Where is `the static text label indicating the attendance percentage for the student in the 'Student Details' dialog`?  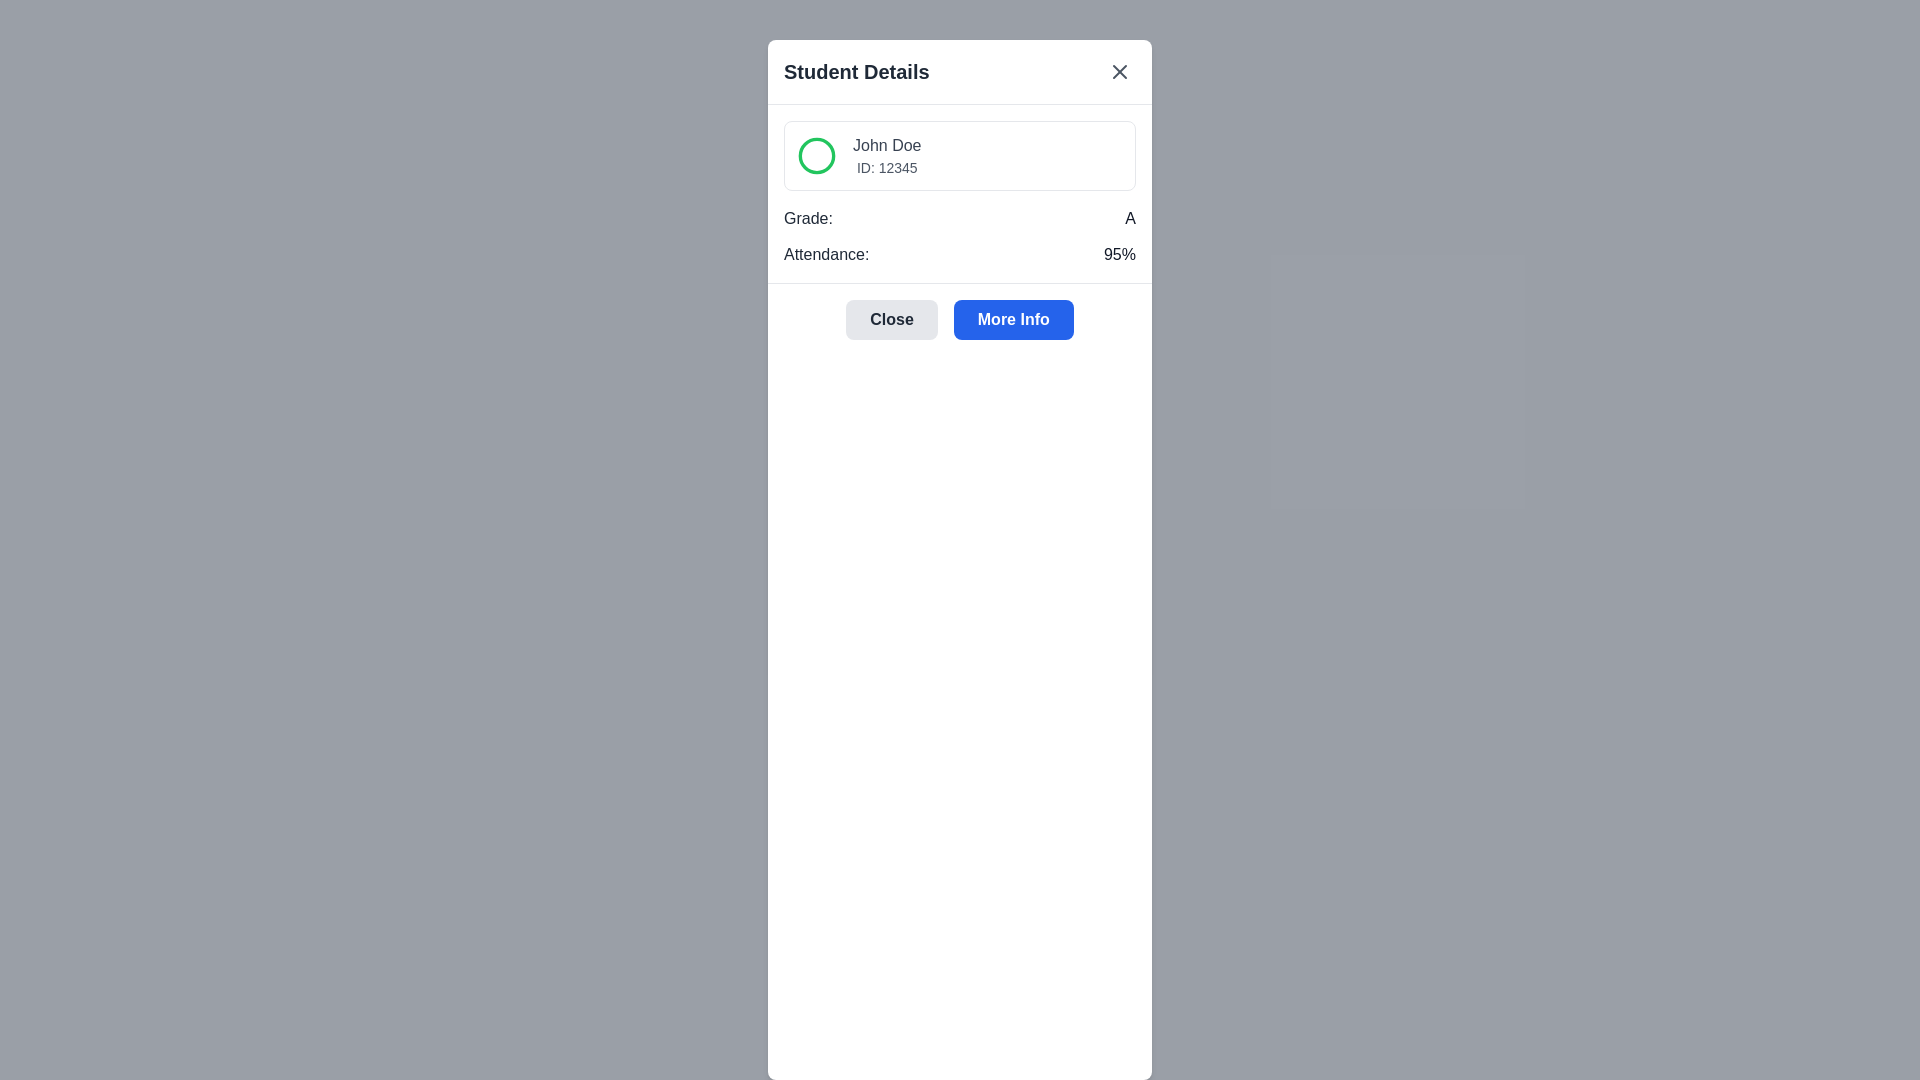
the static text label indicating the attendance percentage for the student in the 'Student Details' dialog is located at coordinates (1118, 253).